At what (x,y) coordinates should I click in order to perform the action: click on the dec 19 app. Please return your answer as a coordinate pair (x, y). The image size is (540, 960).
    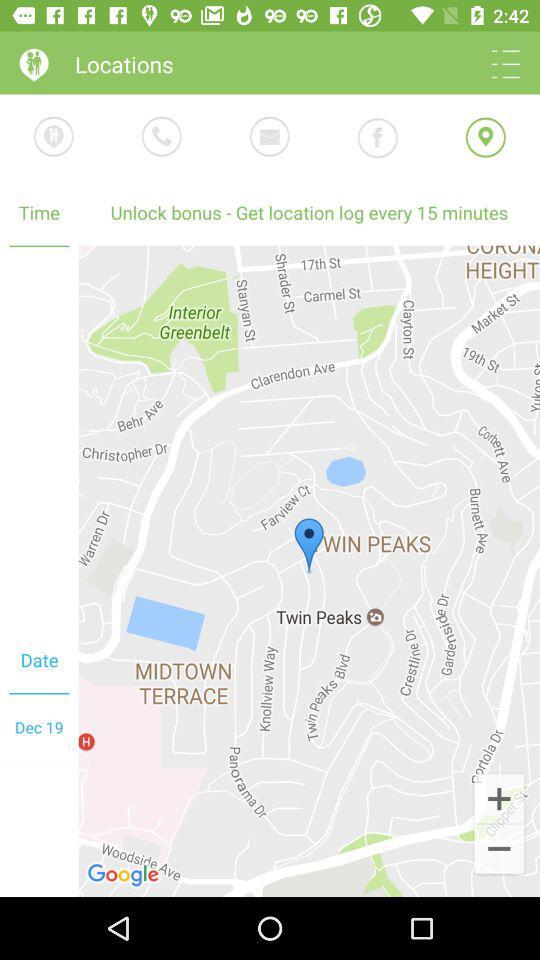
    Looking at the image, I should click on (39, 726).